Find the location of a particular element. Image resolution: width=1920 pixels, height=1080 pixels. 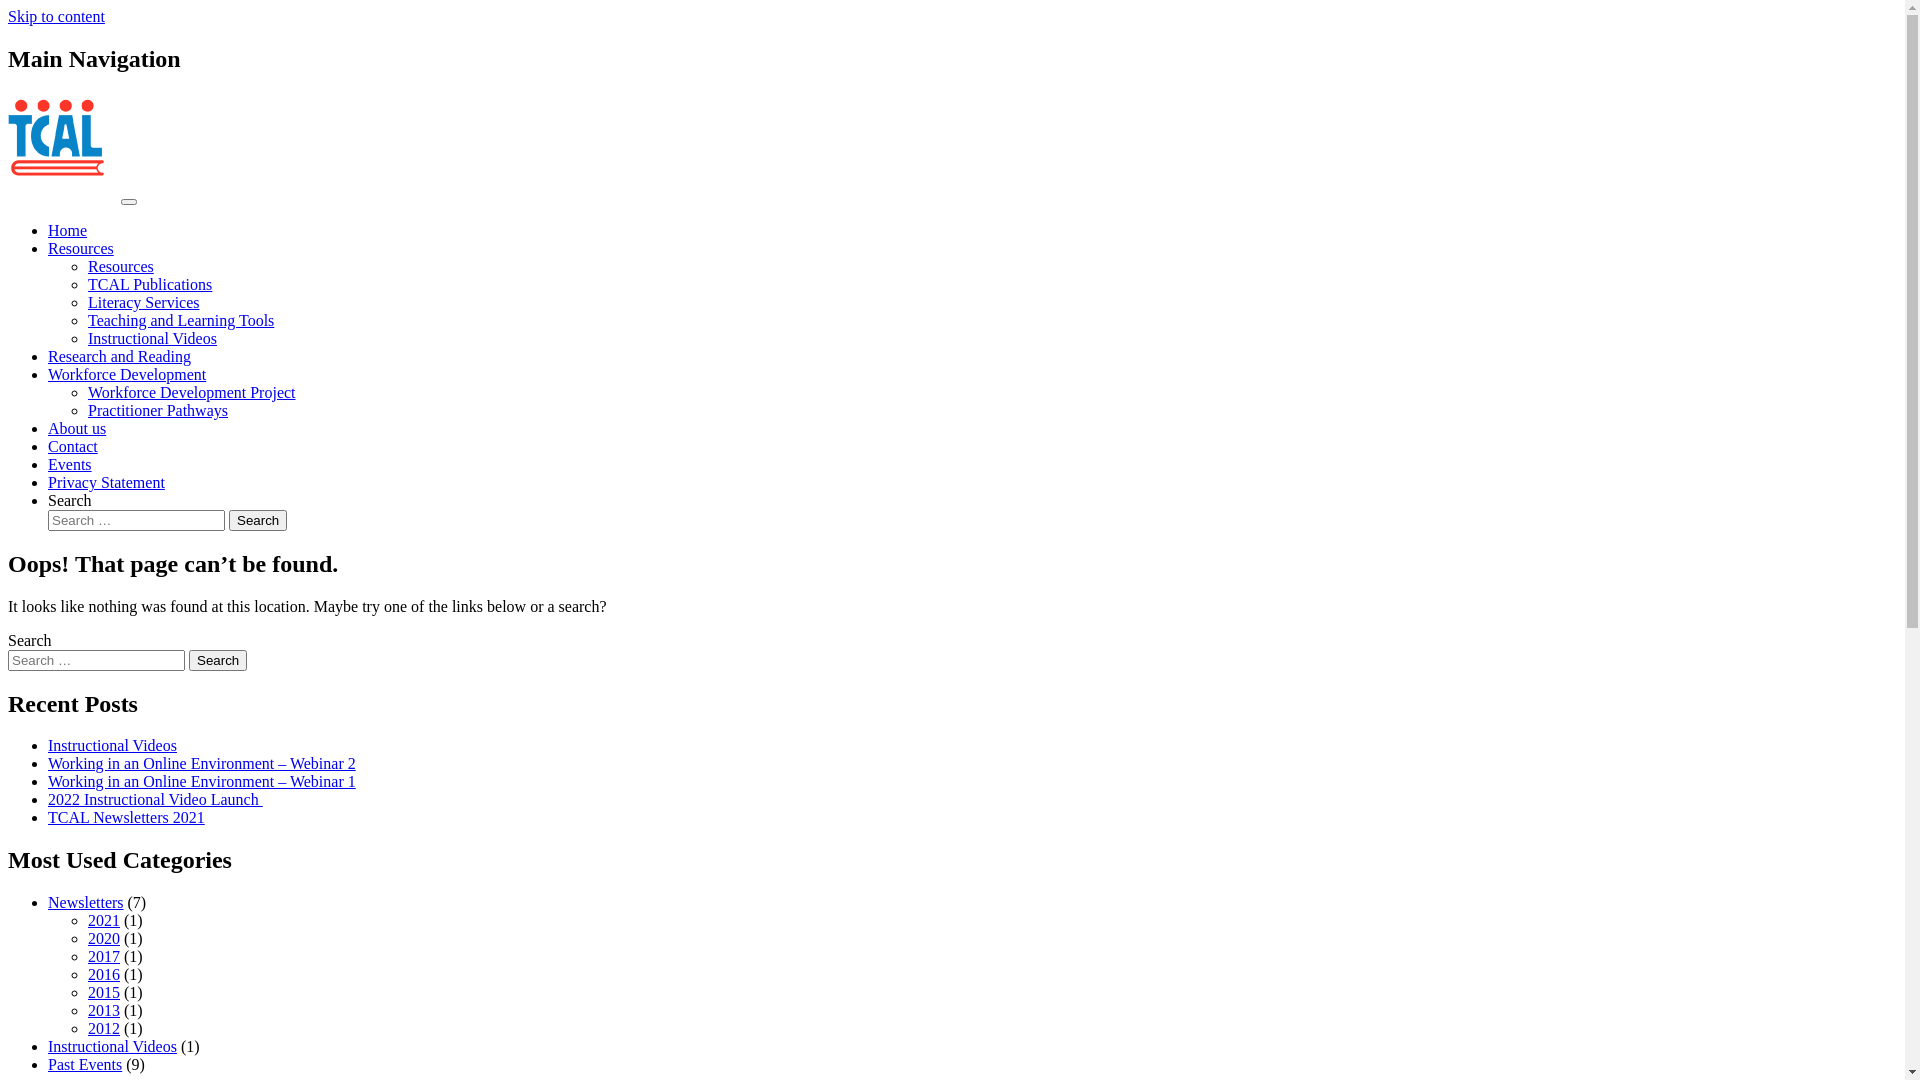

'Contact' is located at coordinates (72, 445).